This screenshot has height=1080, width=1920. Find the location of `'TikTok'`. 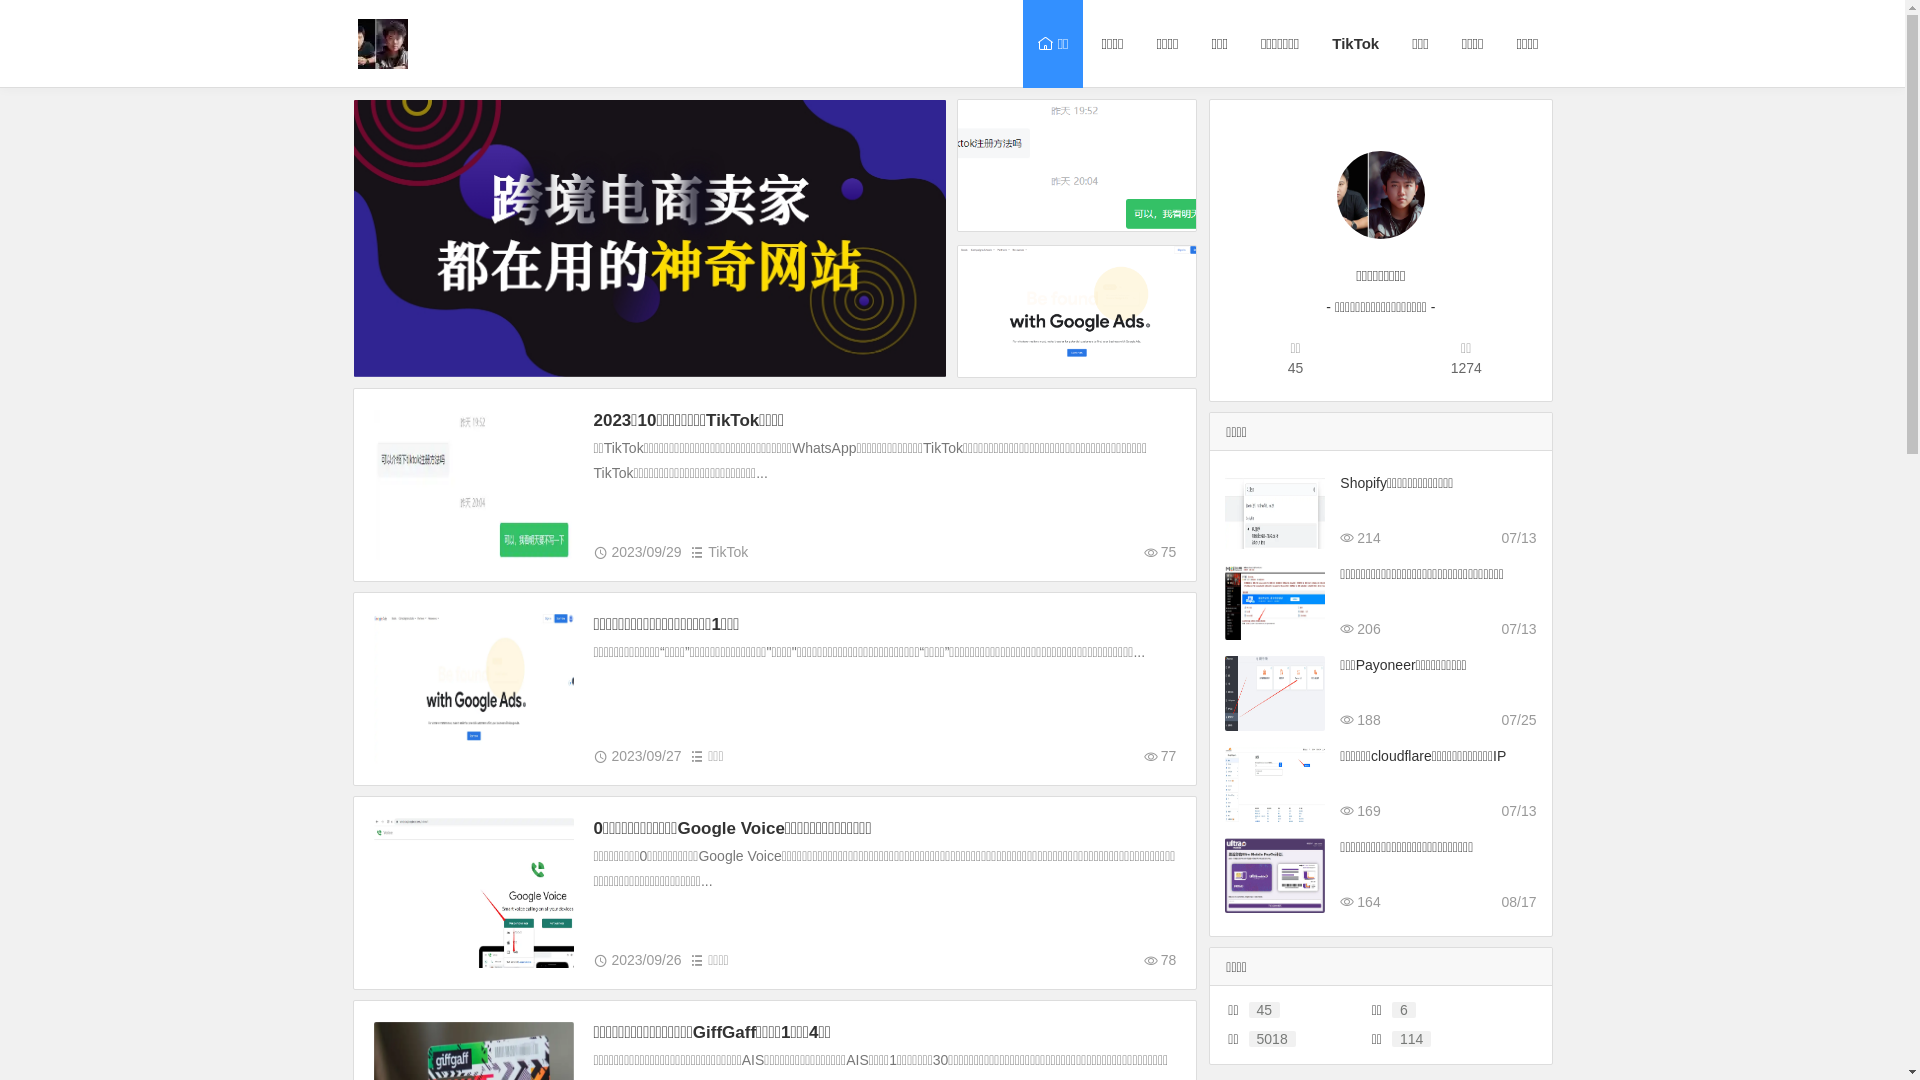

'TikTok' is located at coordinates (1353, 43).